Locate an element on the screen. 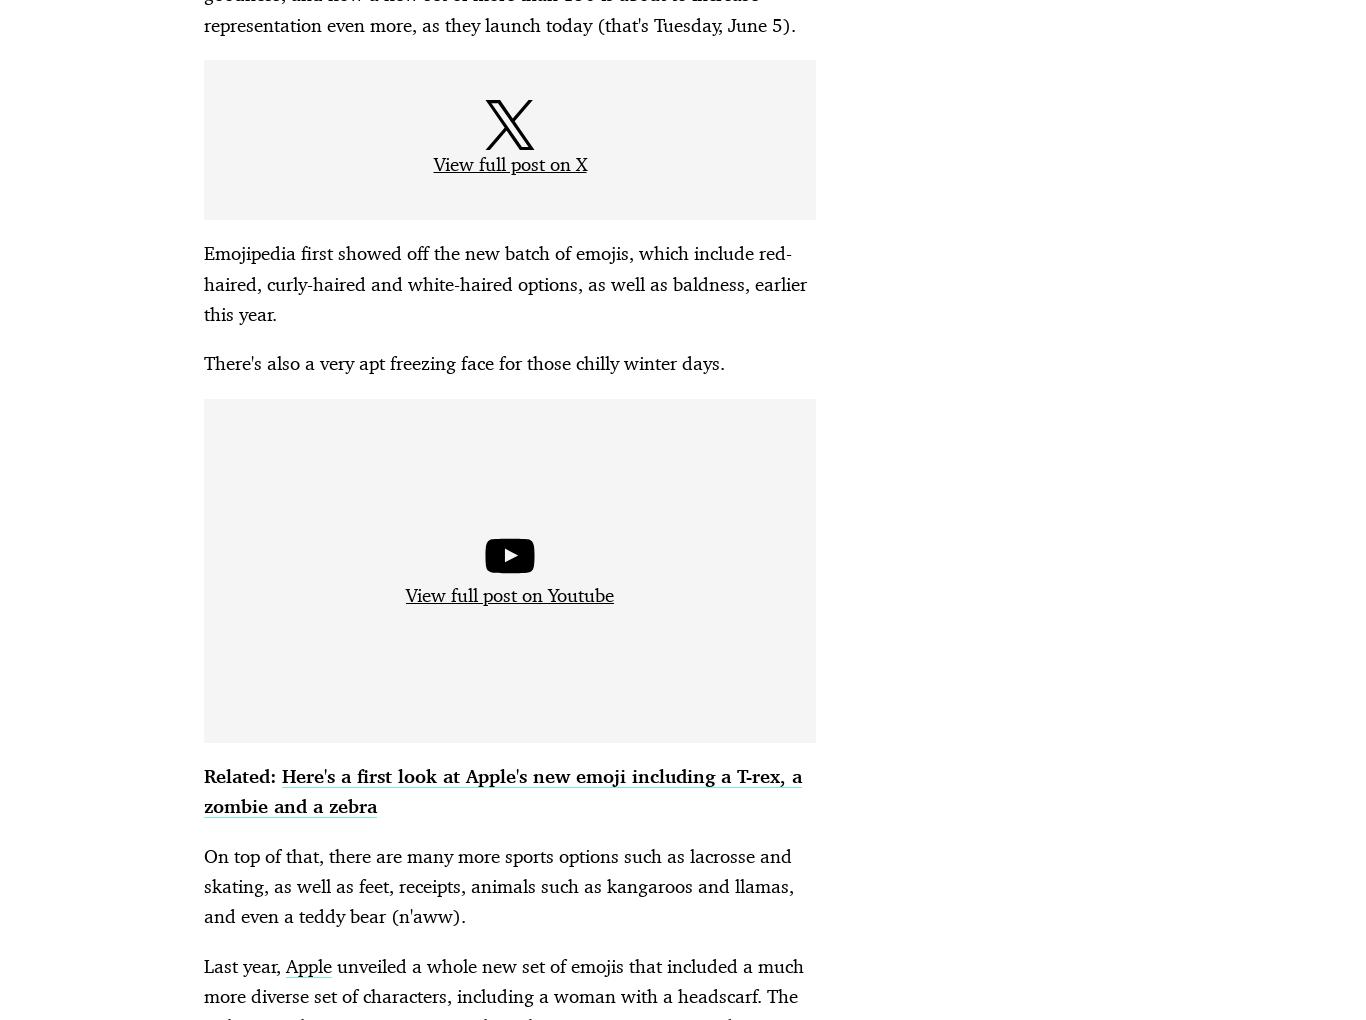  'Apple TV+' is located at coordinates (401, 1004).